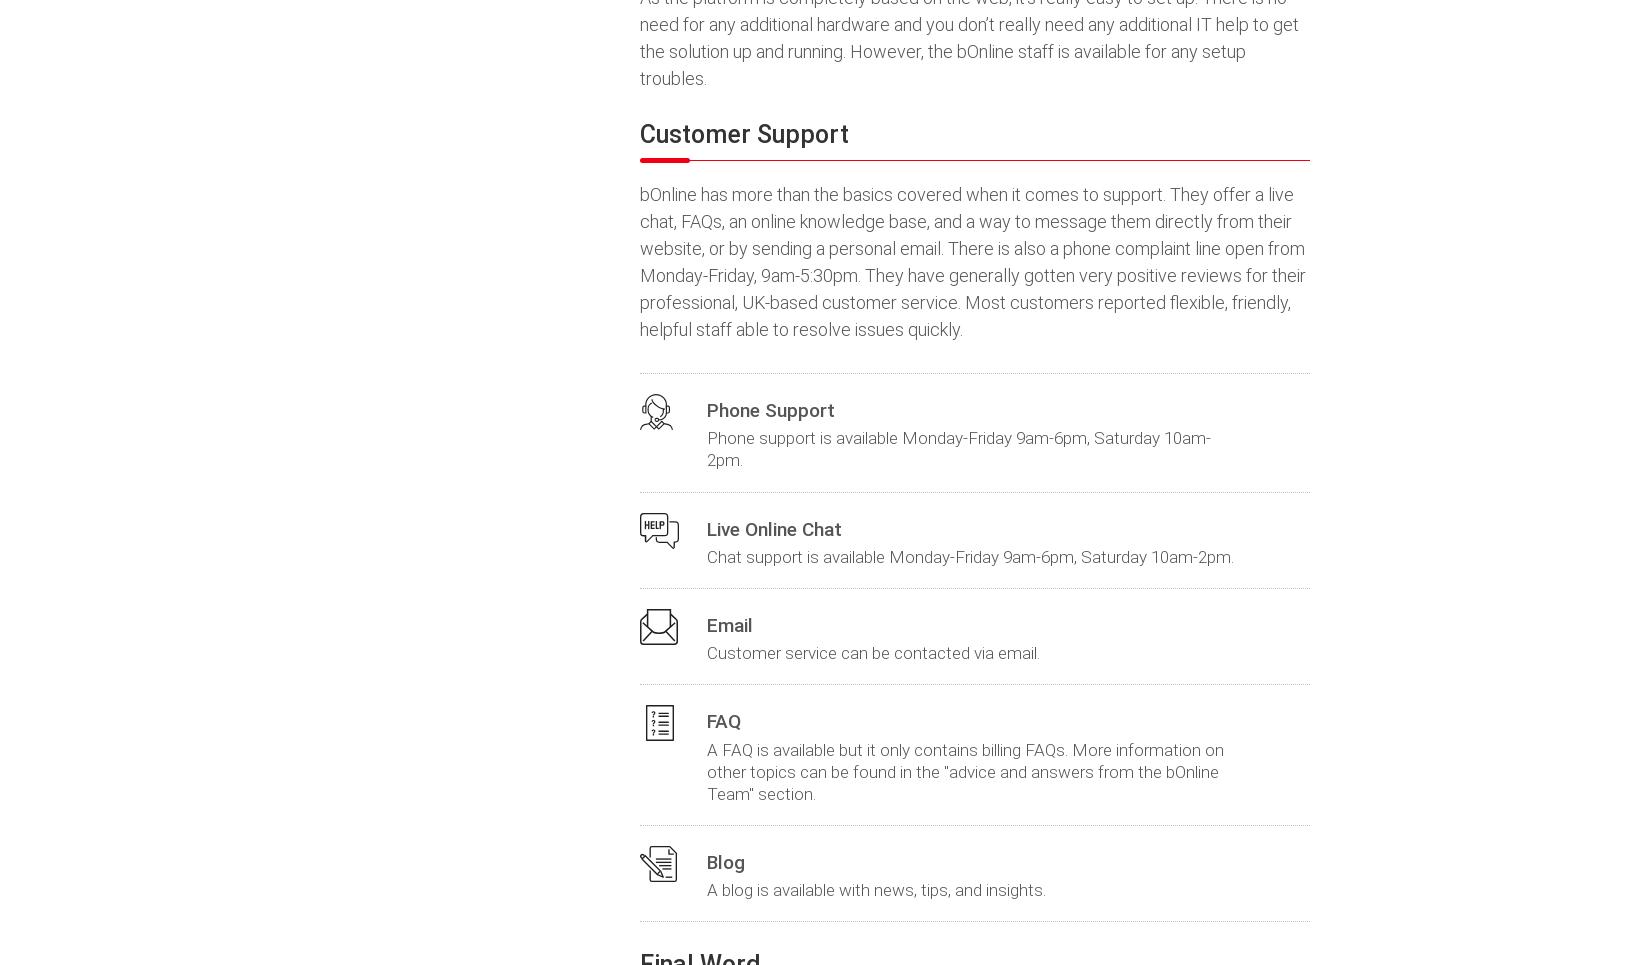 This screenshot has height=965, width=1650. Describe the element at coordinates (876, 890) in the screenshot. I see `'A blog is available with news, tips, and insights.'` at that location.